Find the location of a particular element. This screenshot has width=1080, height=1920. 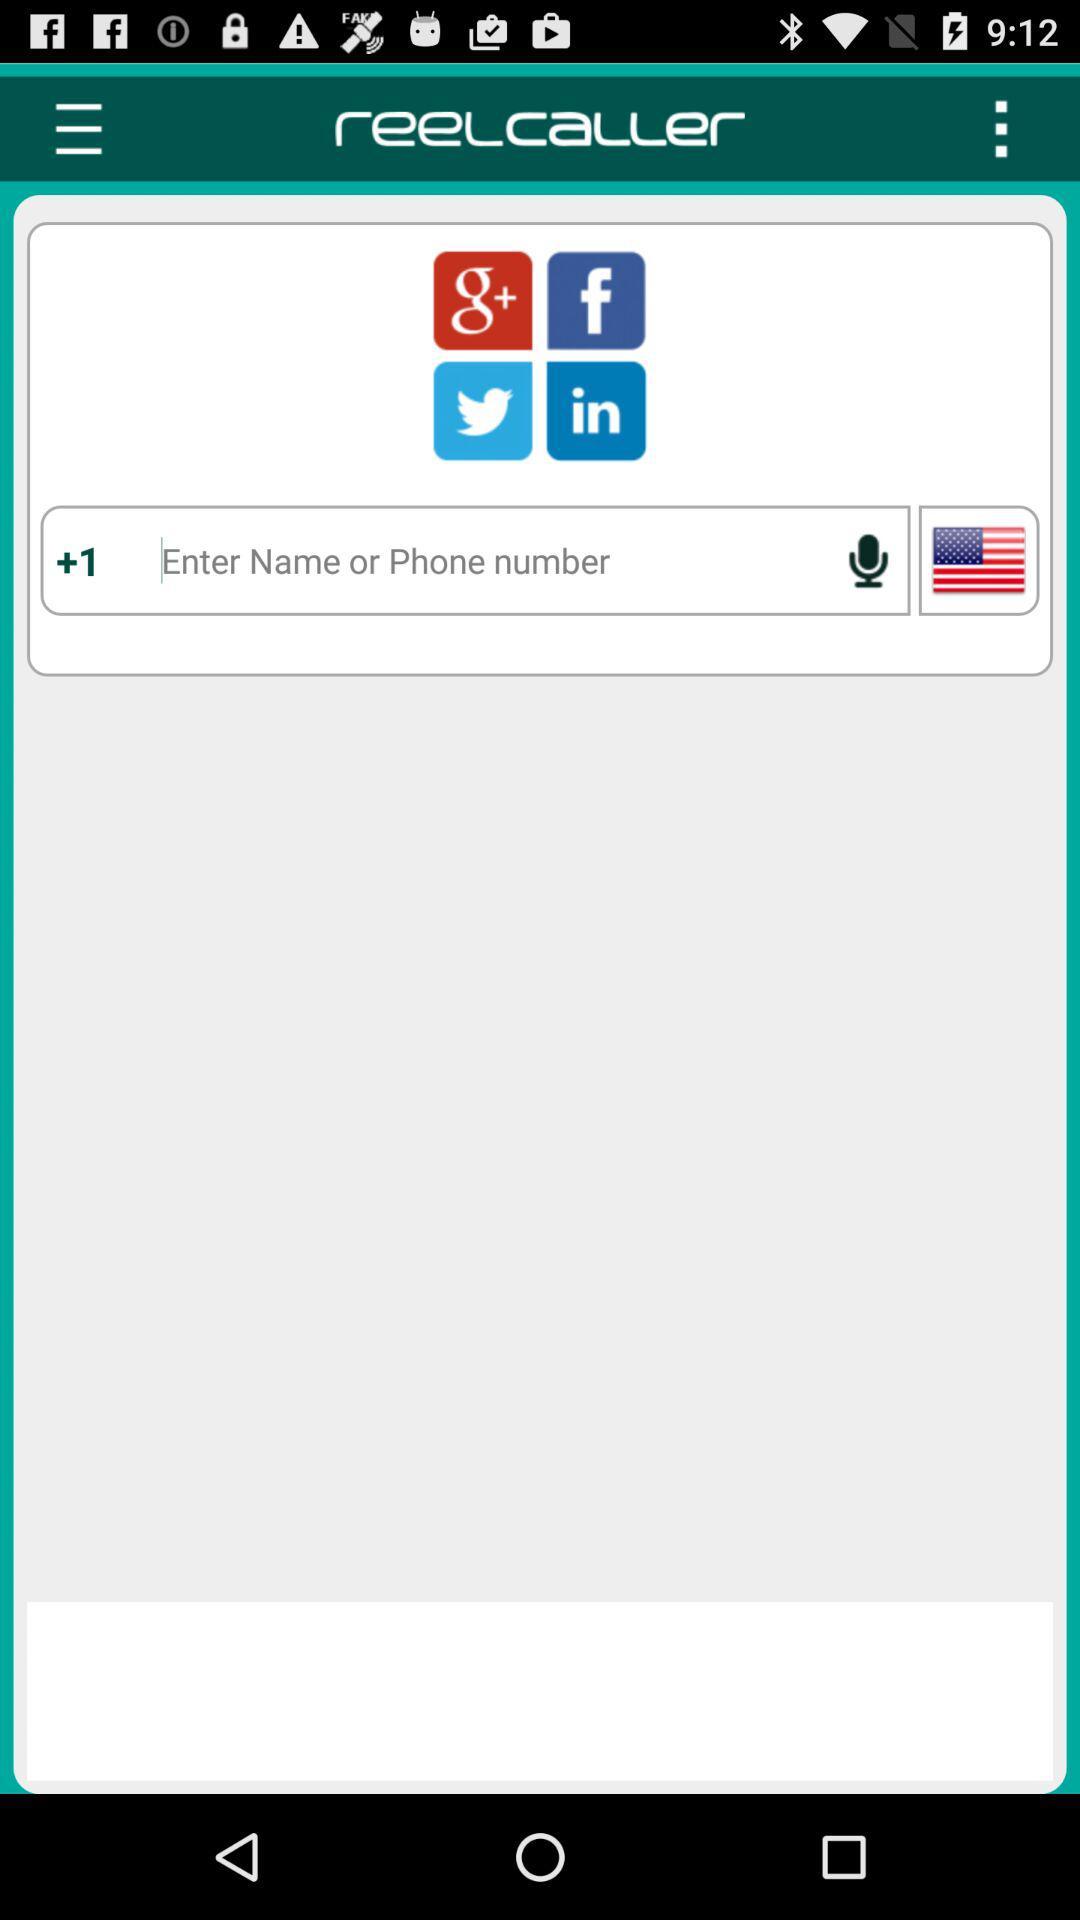

the facebook icon is located at coordinates (595, 321).